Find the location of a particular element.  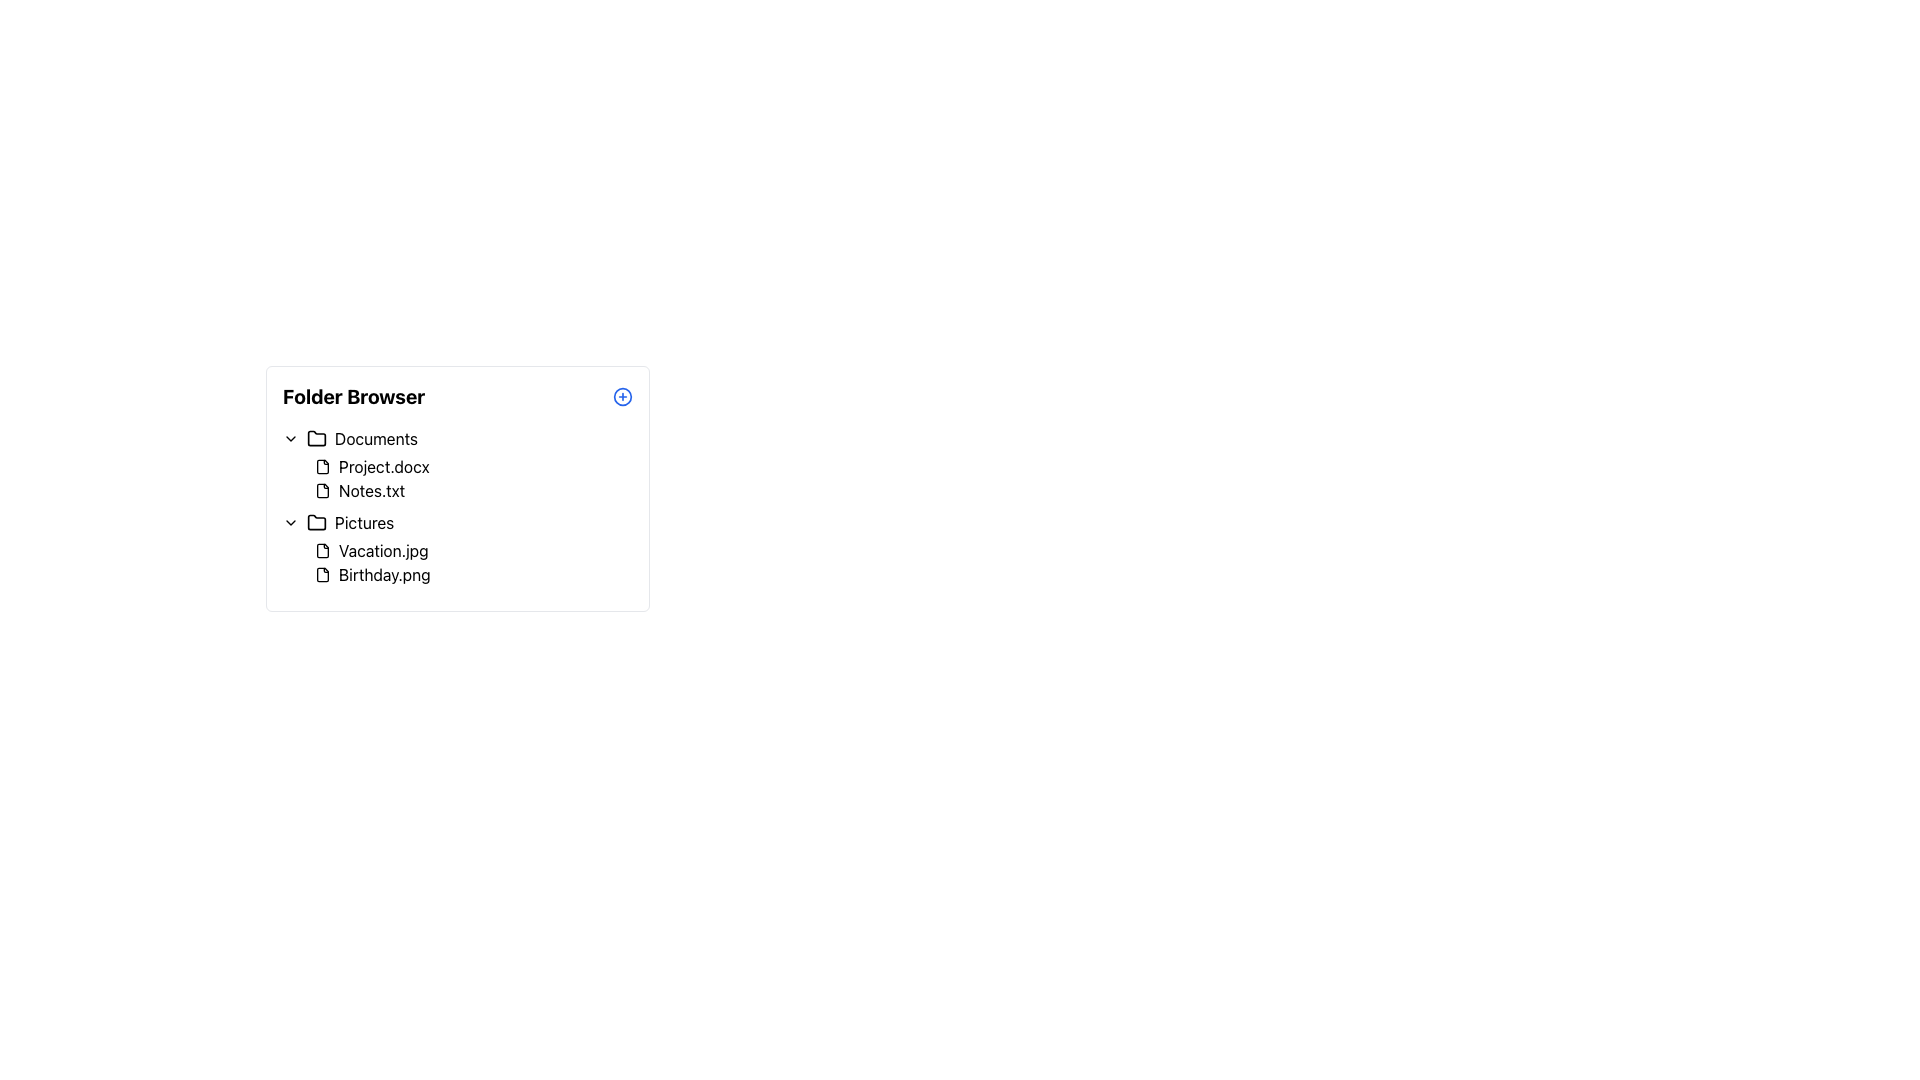

the file icon next to the 'Birthday.png' text is located at coordinates (322, 574).